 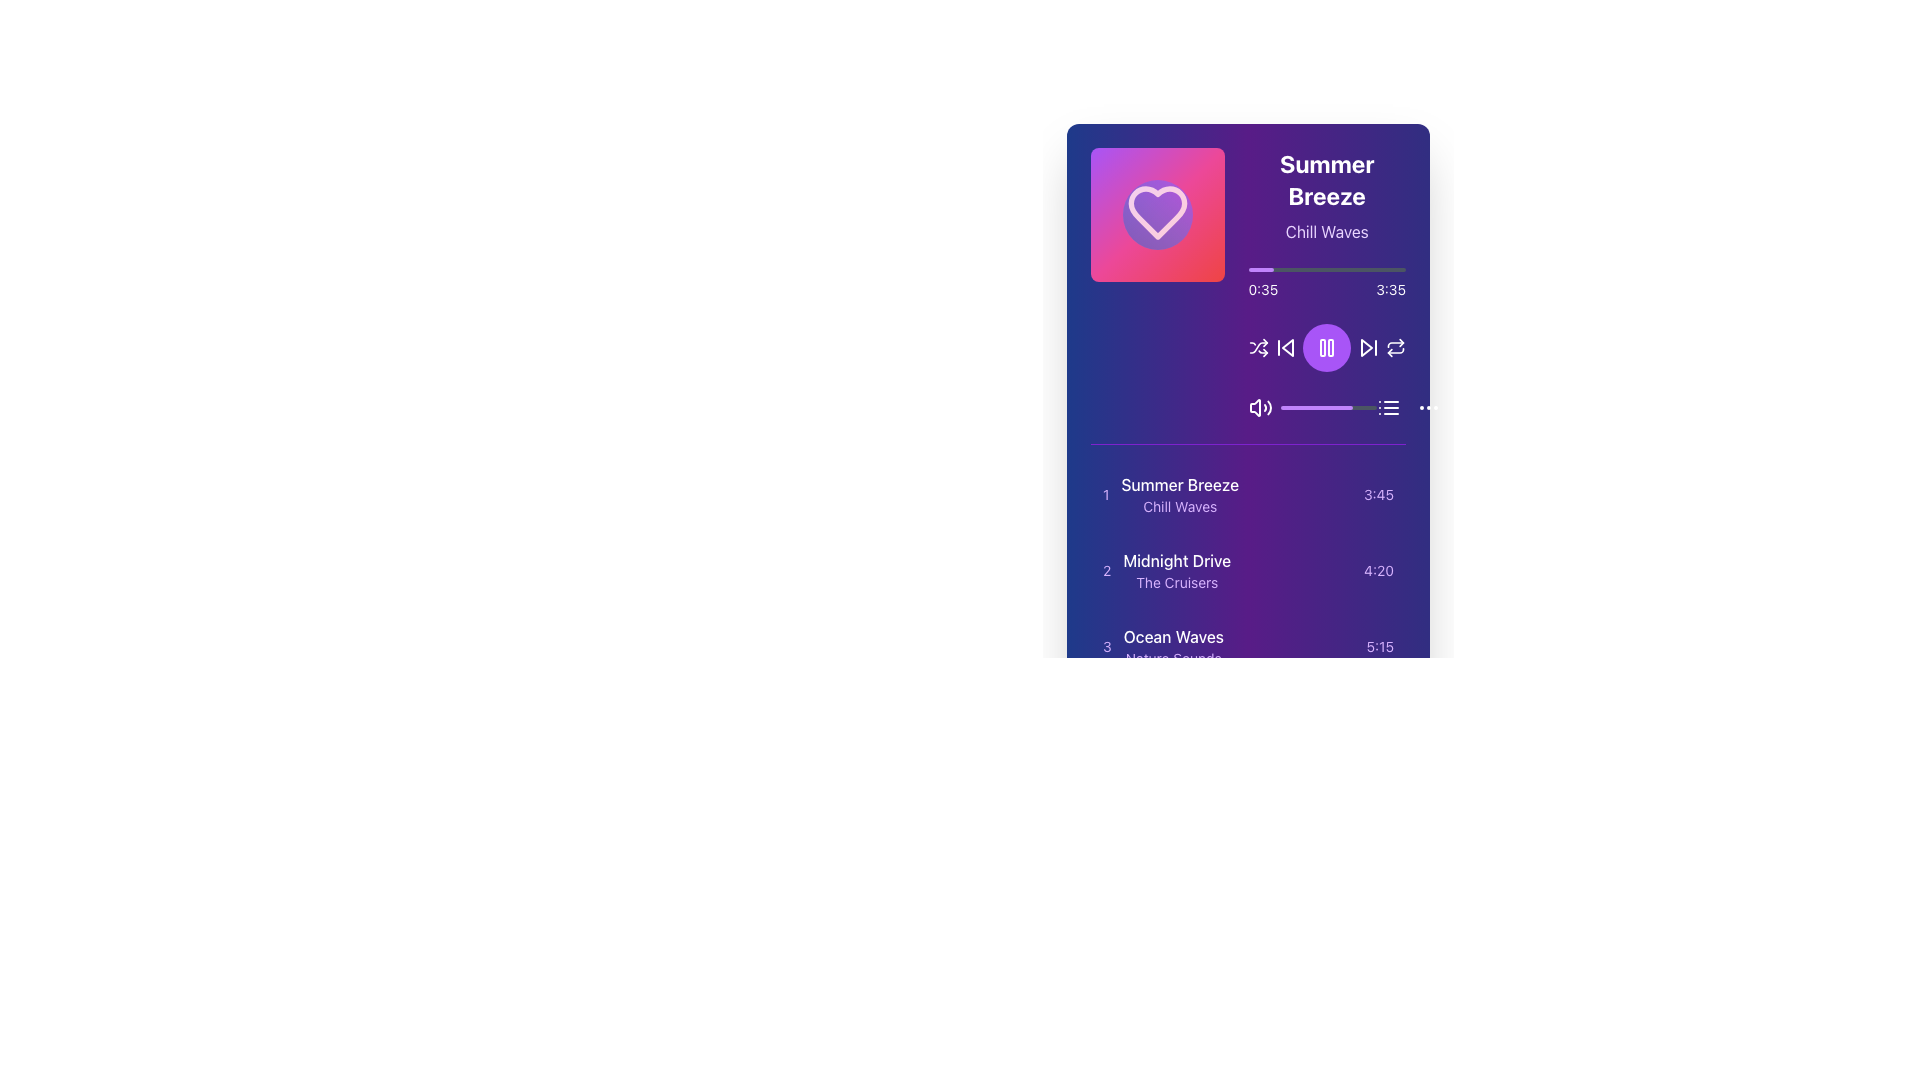 I want to click on the slider value, so click(x=1351, y=407).